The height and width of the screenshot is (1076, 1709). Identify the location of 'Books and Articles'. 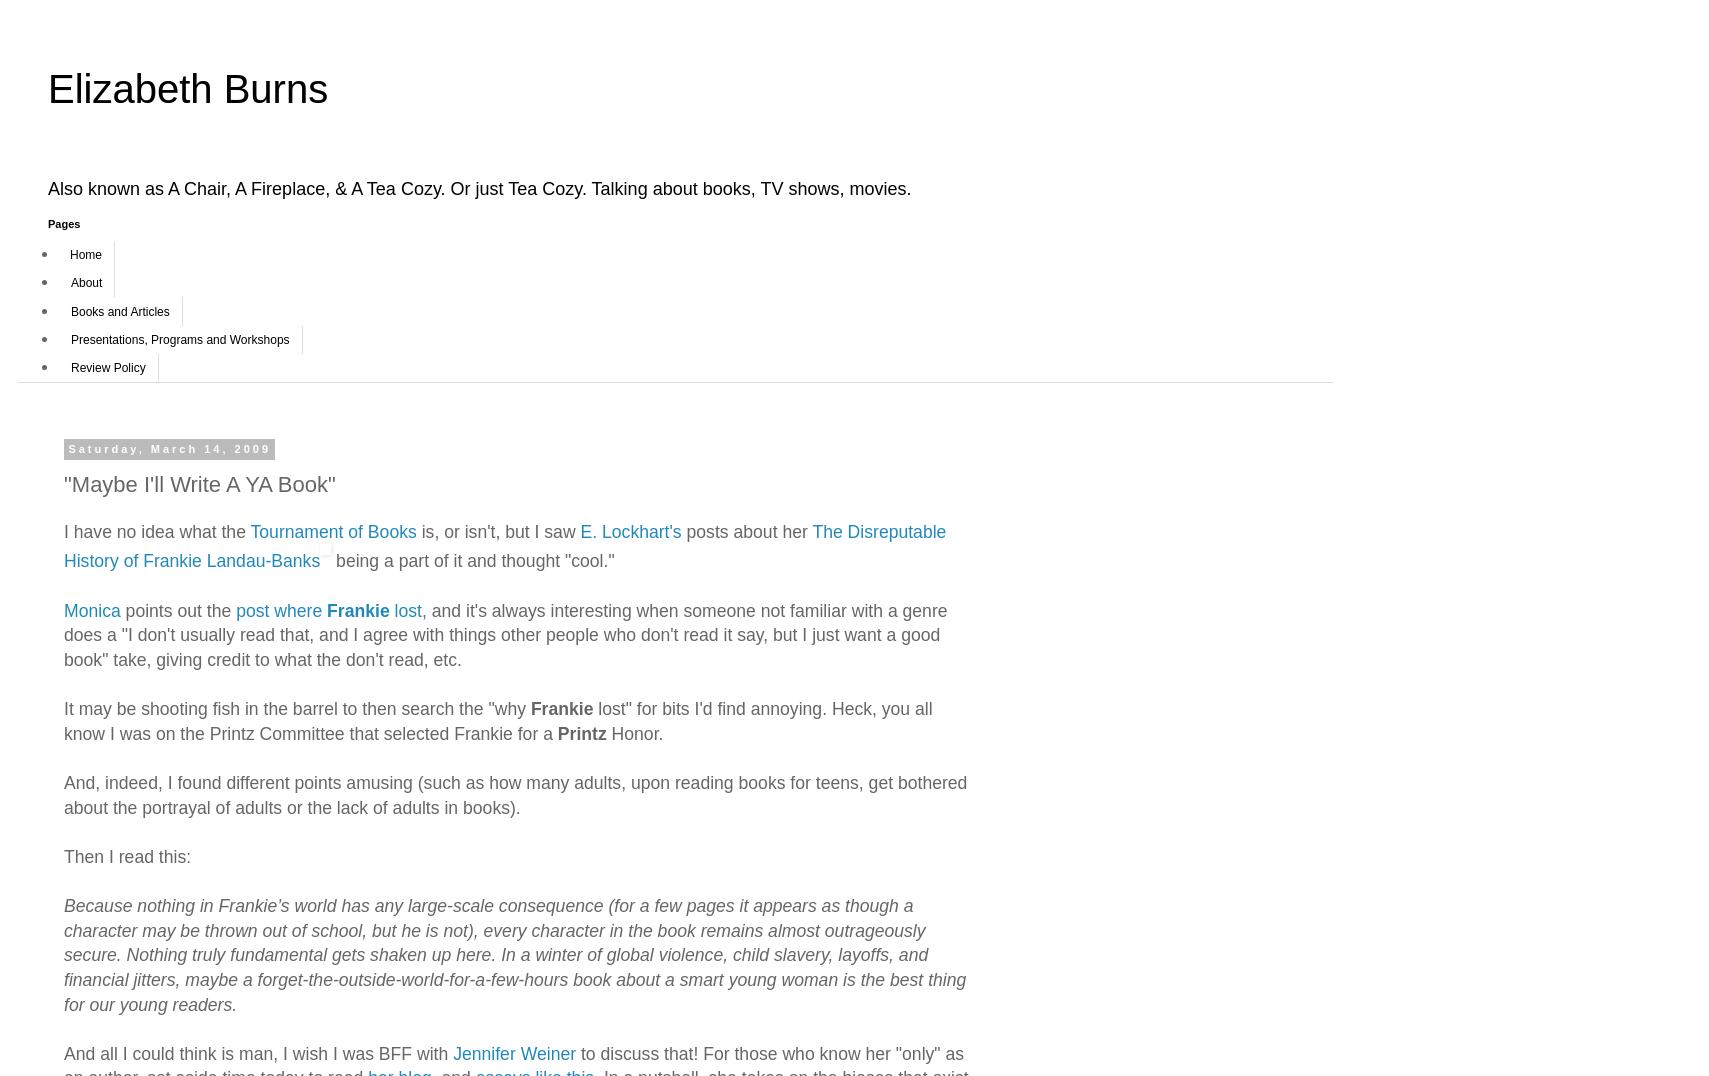
(118, 309).